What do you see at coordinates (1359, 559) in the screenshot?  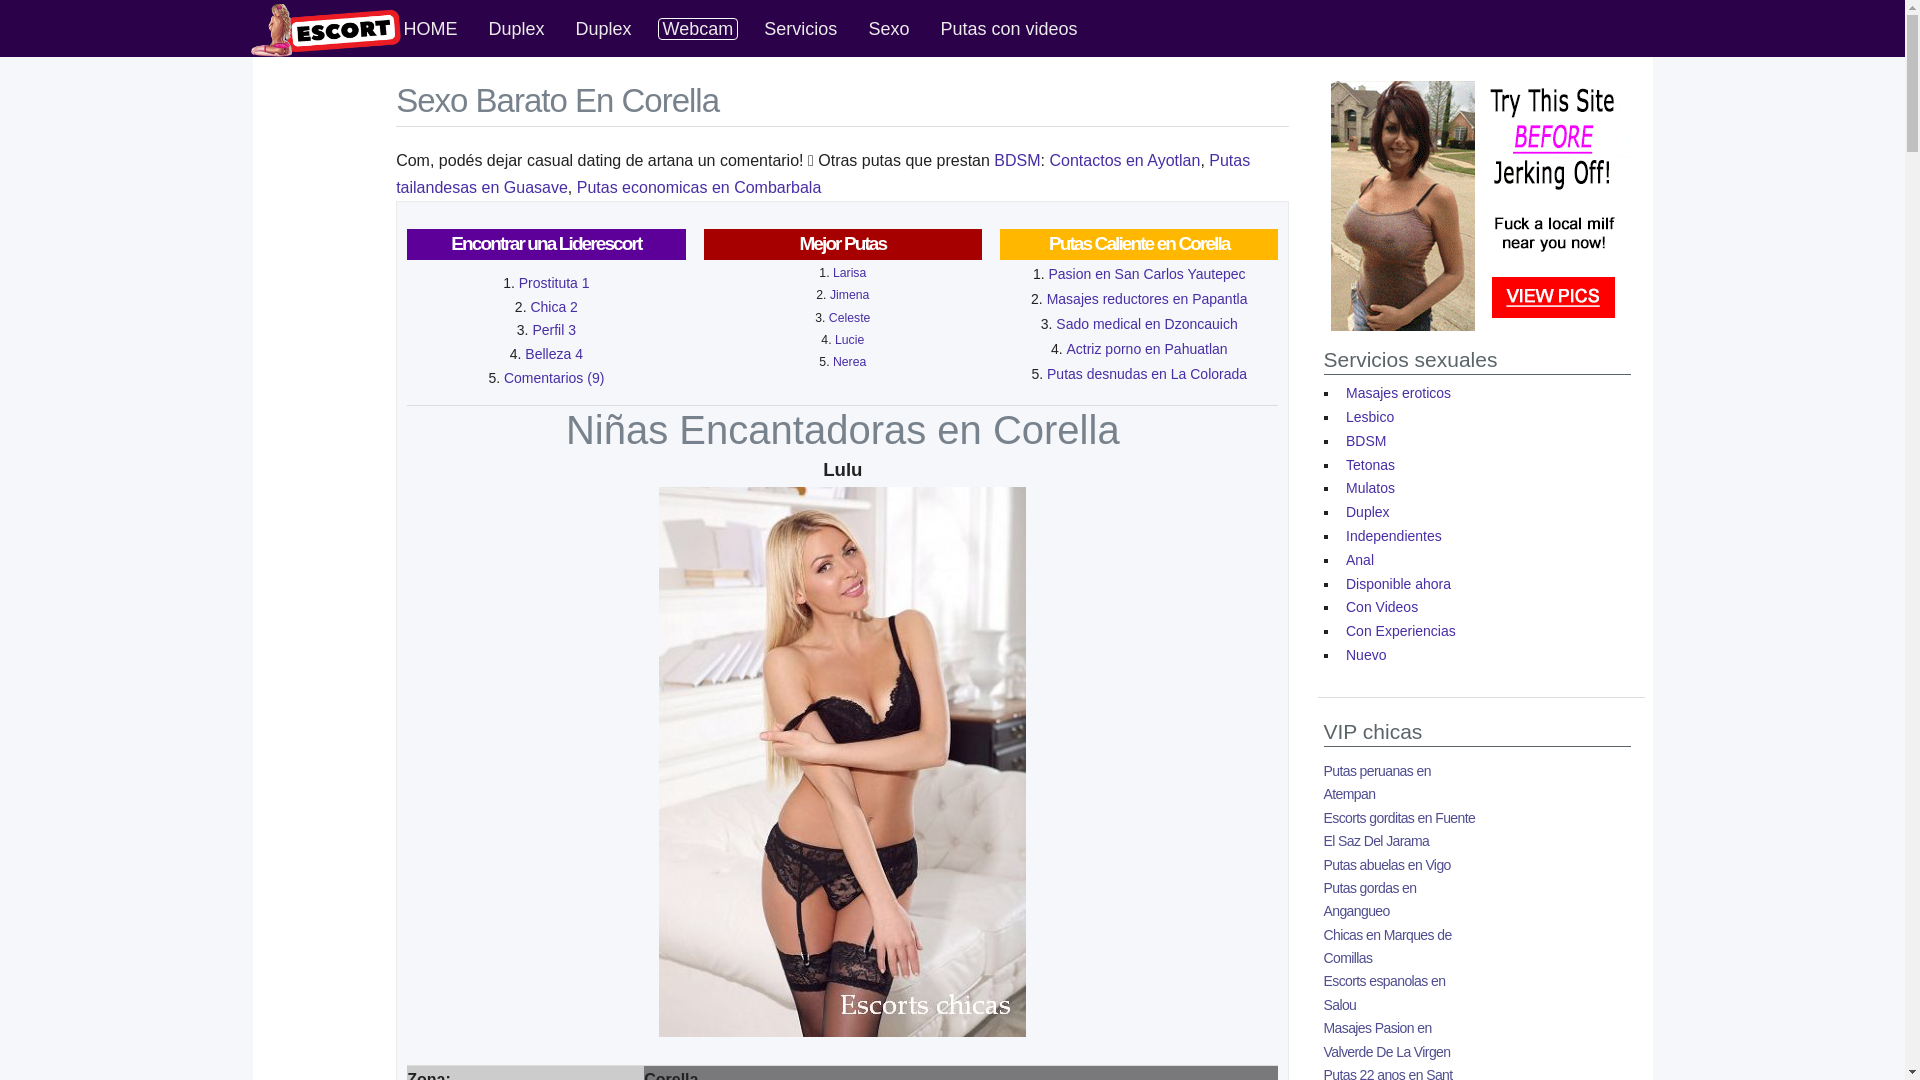 I see `'Anal'` at bounding box center [1359, 559].